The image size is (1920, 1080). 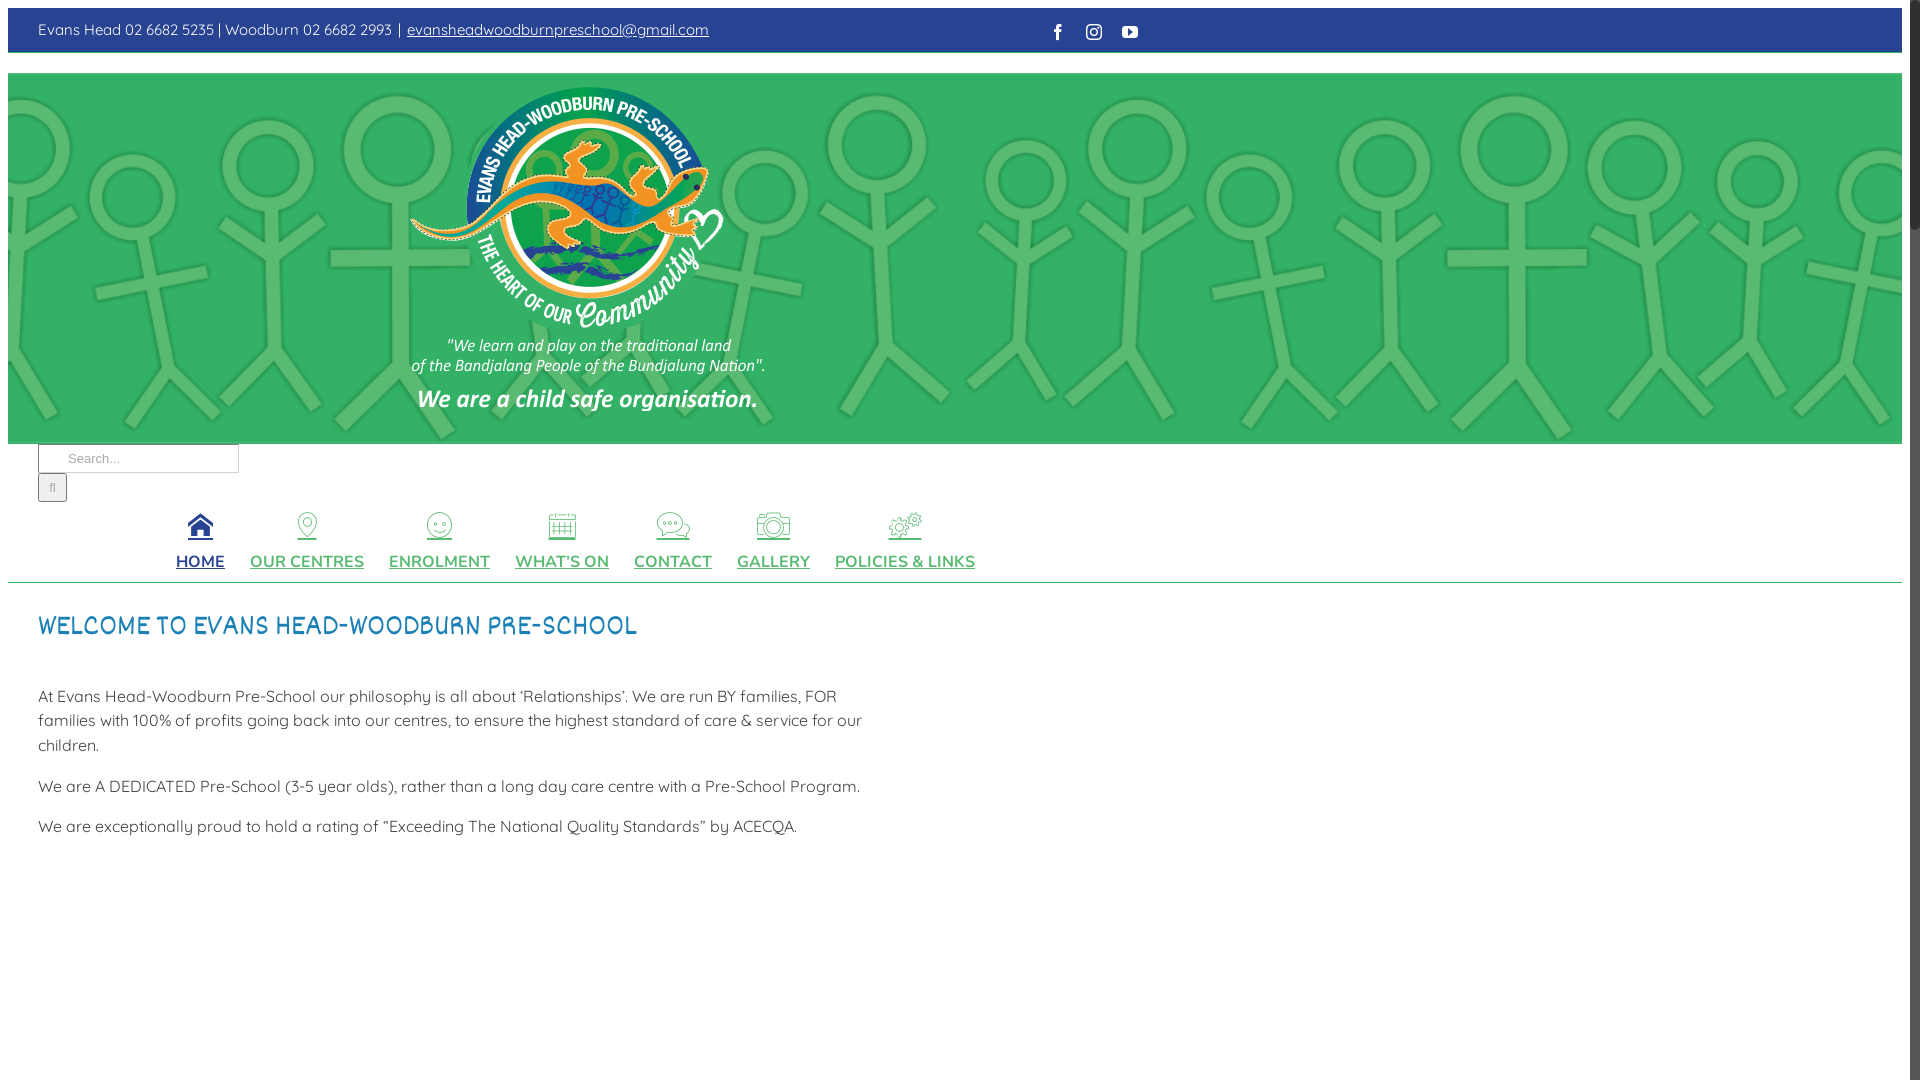 What do you see at coordinates (1129, 31) in the screenshot?
I see `'YouTube'` at bounding box center [1129, 31].